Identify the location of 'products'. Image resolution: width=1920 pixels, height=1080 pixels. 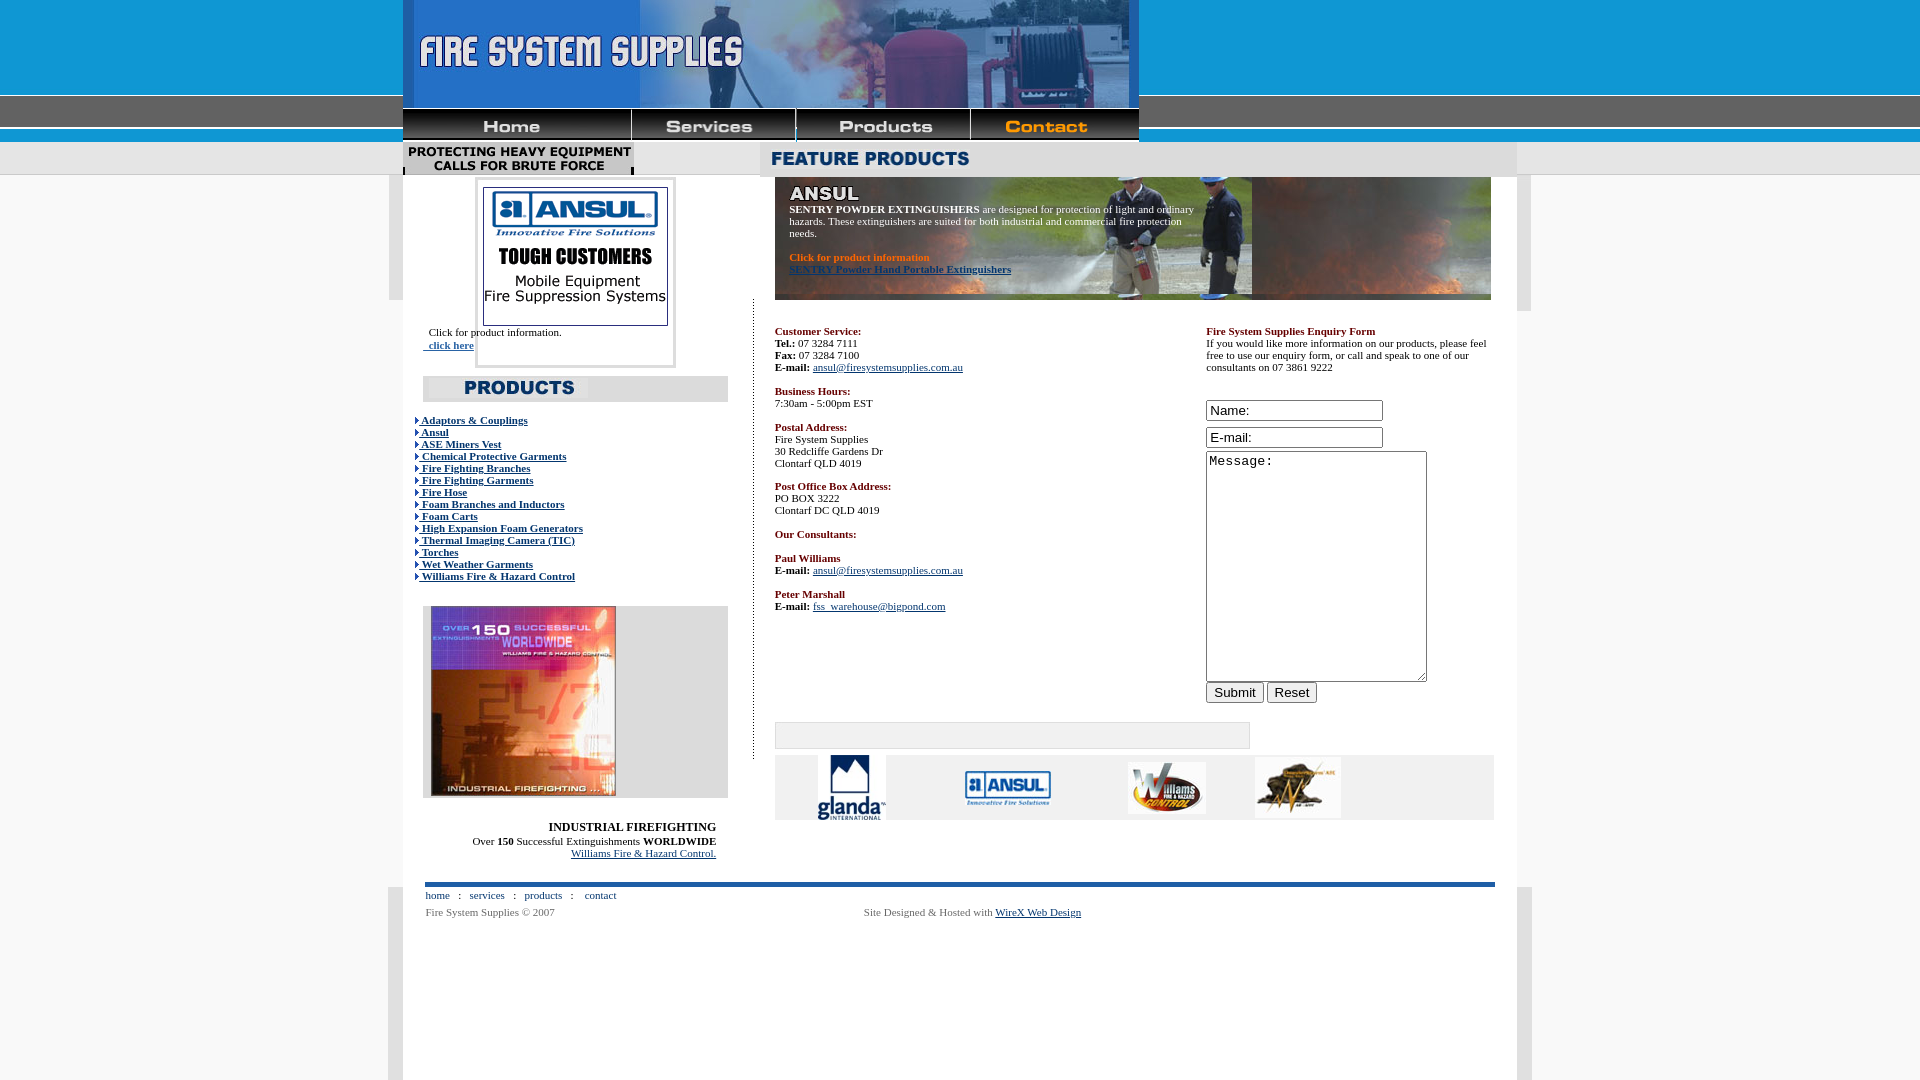
(542, 893).